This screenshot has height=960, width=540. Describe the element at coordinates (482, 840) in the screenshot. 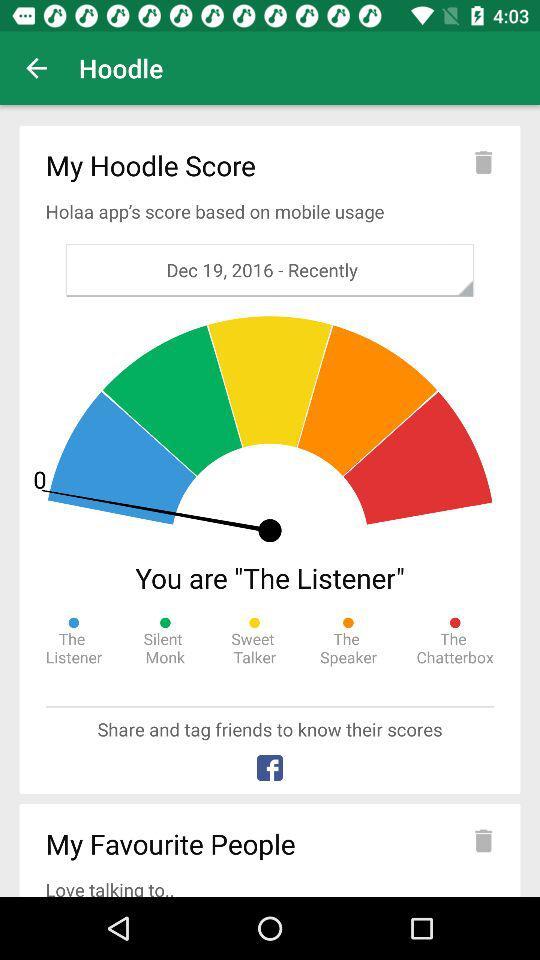

I see `ddelete` at that location.